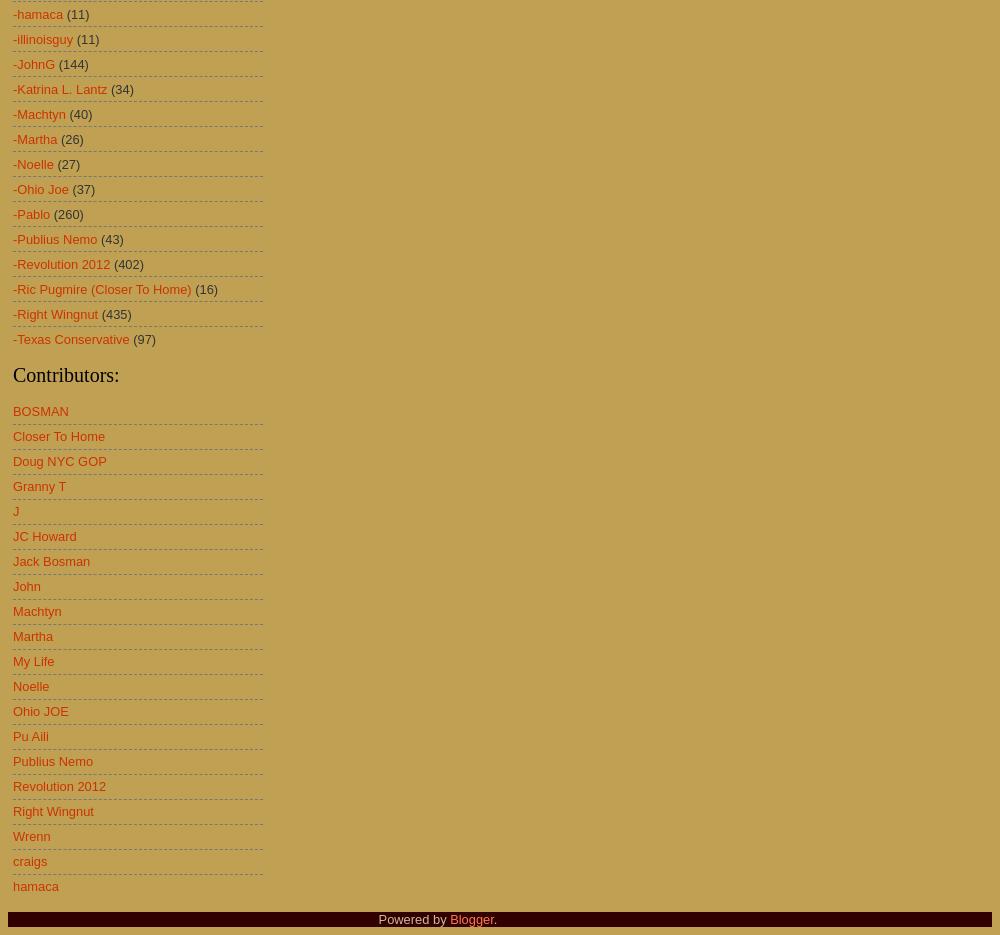 The image size is (1000, 935). What do you see at coordinates (115, 313) in the screenshot?
I see `'(435)'` at bounding box center [115, 313].